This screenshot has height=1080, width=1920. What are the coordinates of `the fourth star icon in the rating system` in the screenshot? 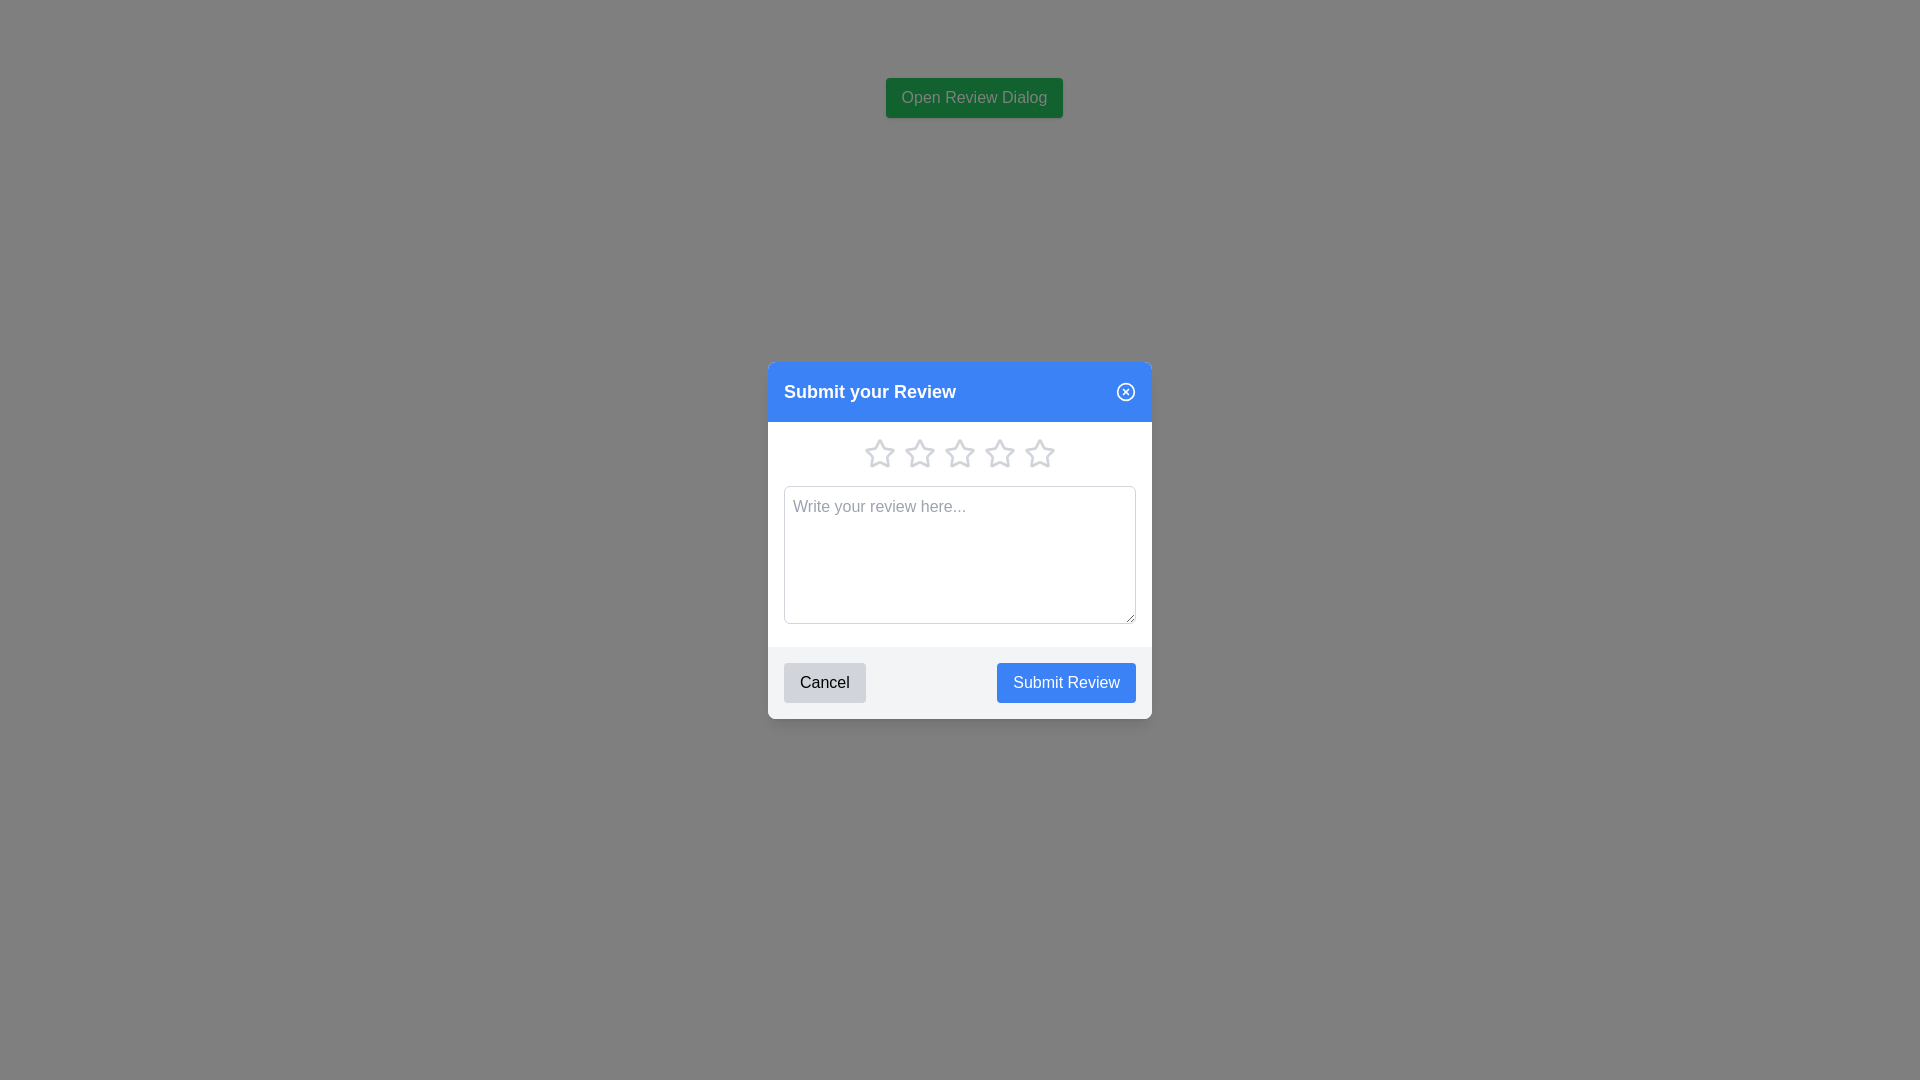 It's located at (999, 453).